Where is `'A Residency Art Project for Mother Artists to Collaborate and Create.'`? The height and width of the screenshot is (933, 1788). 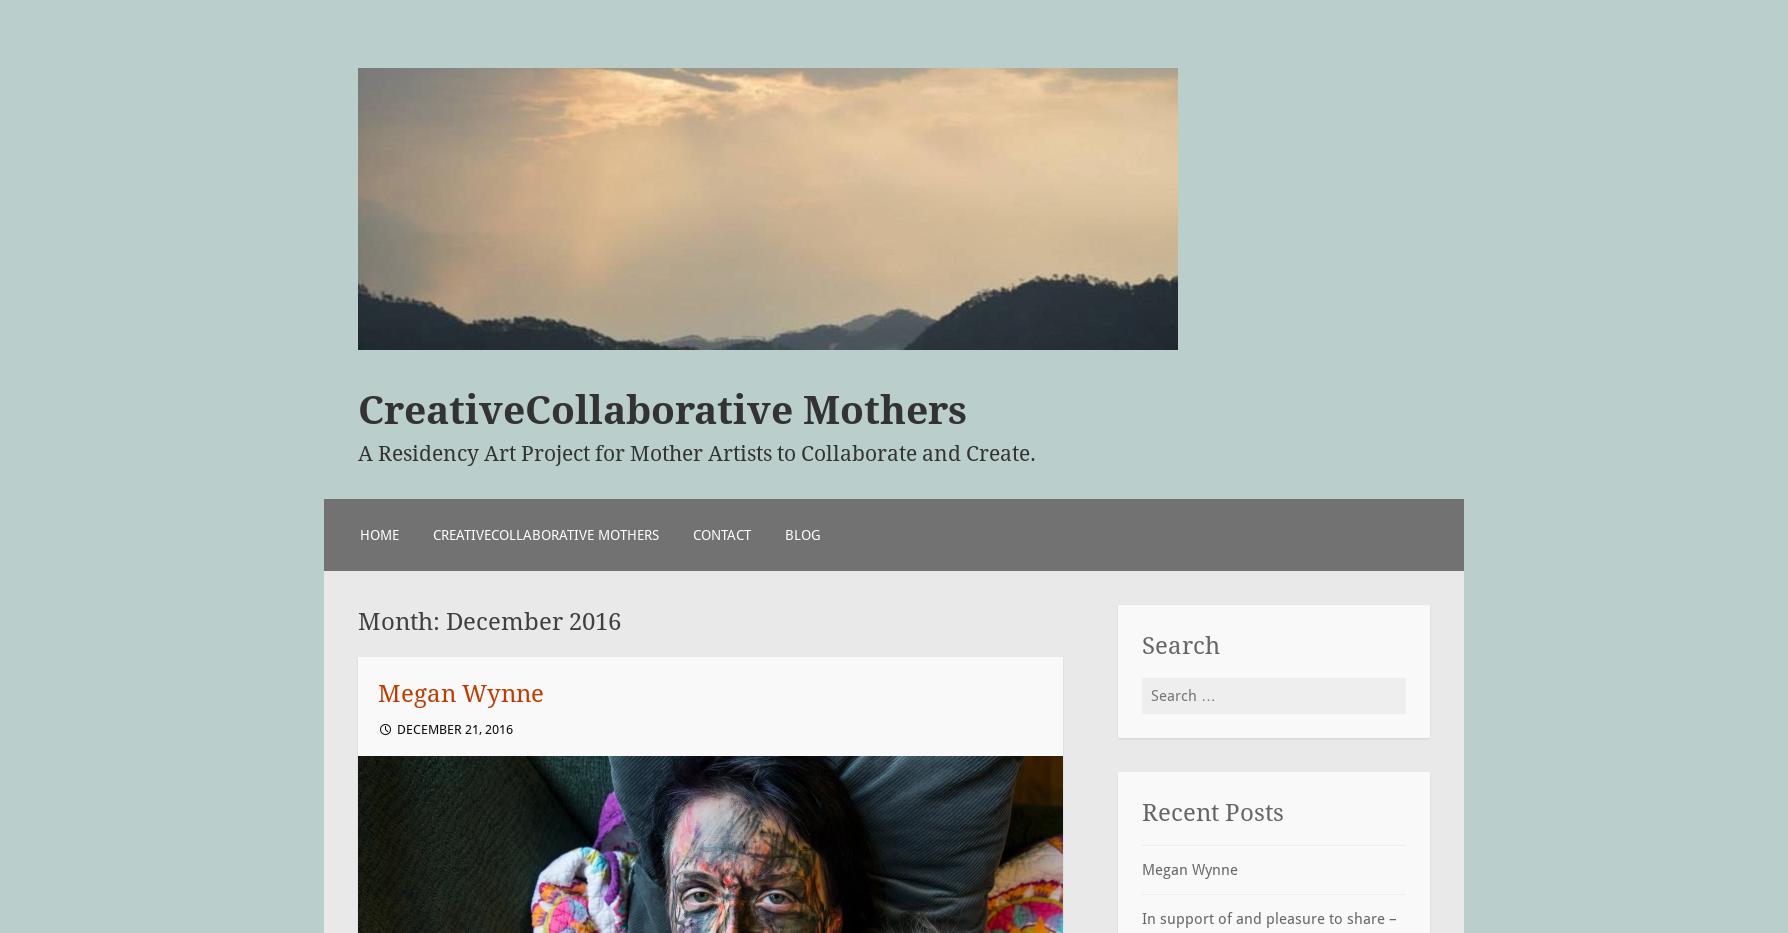 'A Residency Art Project for Mother Artists to Collaborate and Create.' is located at coordinates (695, 452).